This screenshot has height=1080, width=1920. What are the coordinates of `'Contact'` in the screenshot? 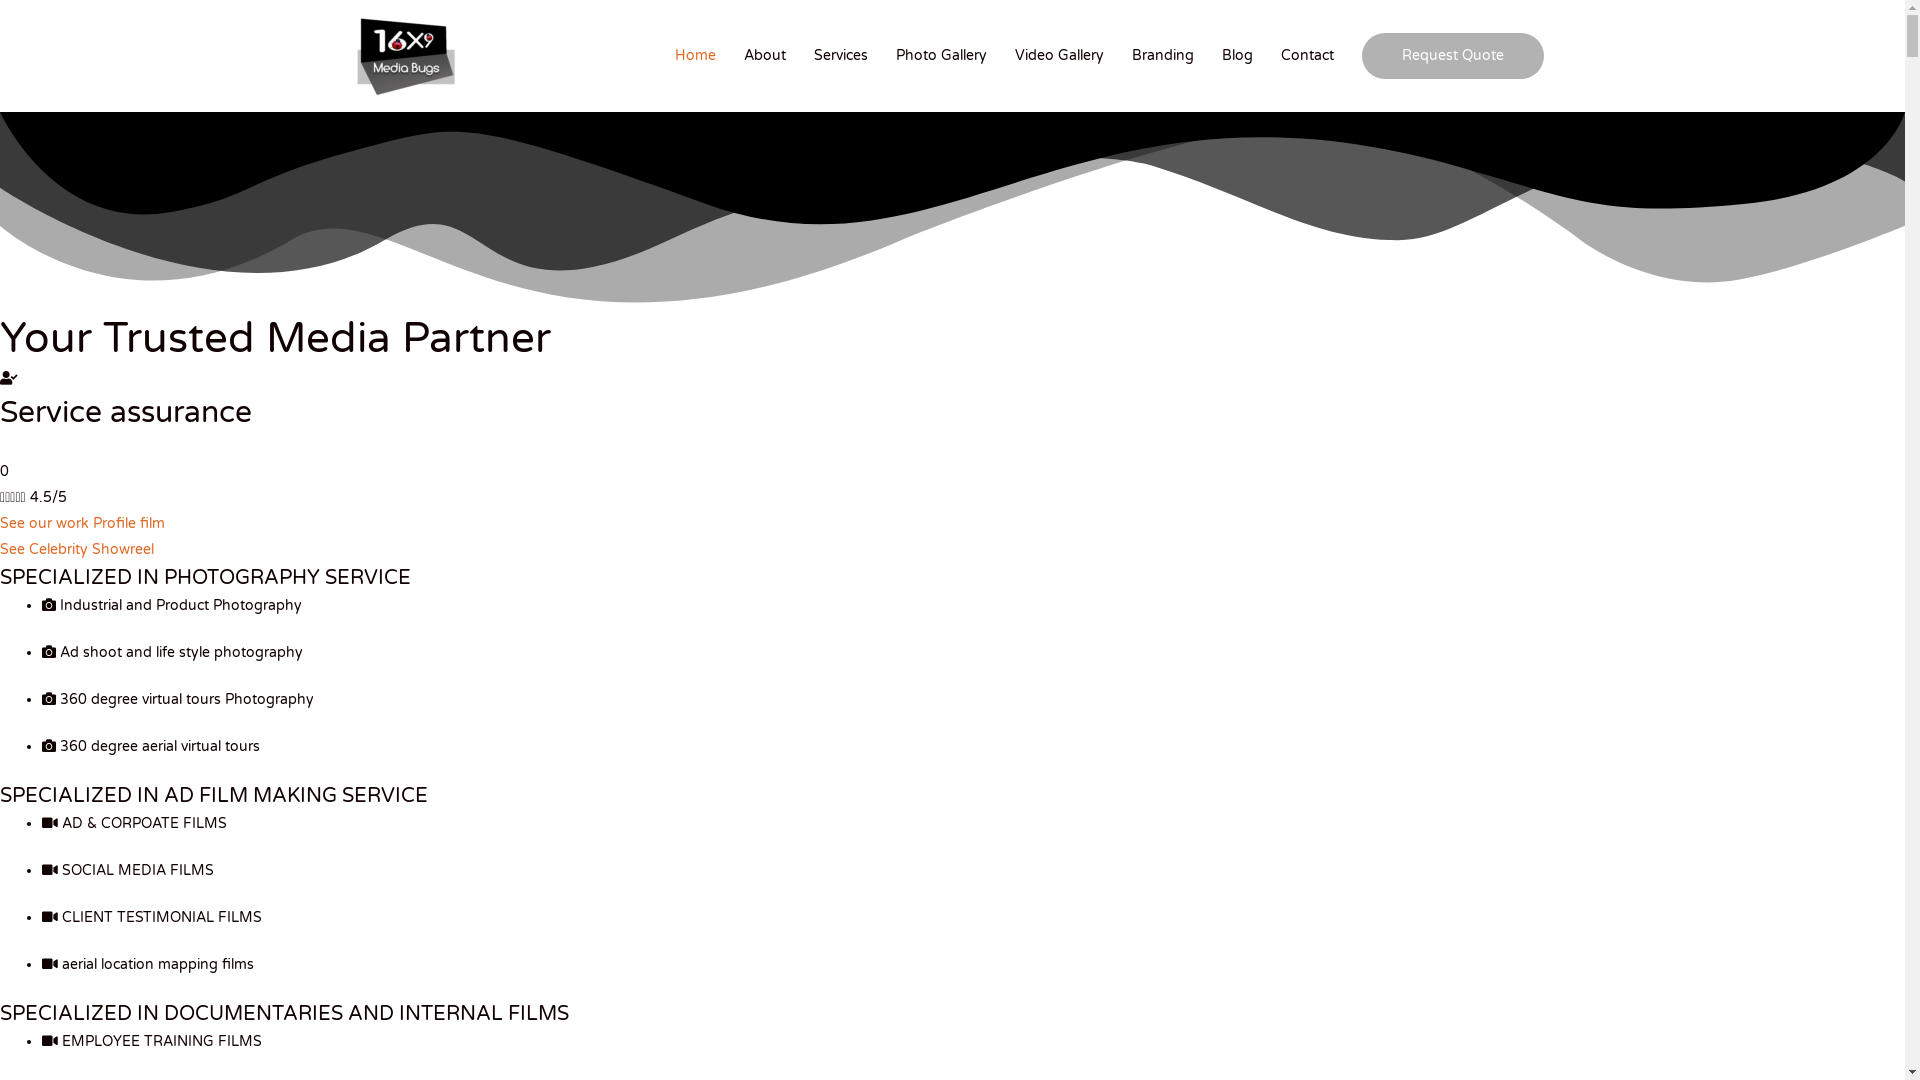 It's located at (1307, 55).